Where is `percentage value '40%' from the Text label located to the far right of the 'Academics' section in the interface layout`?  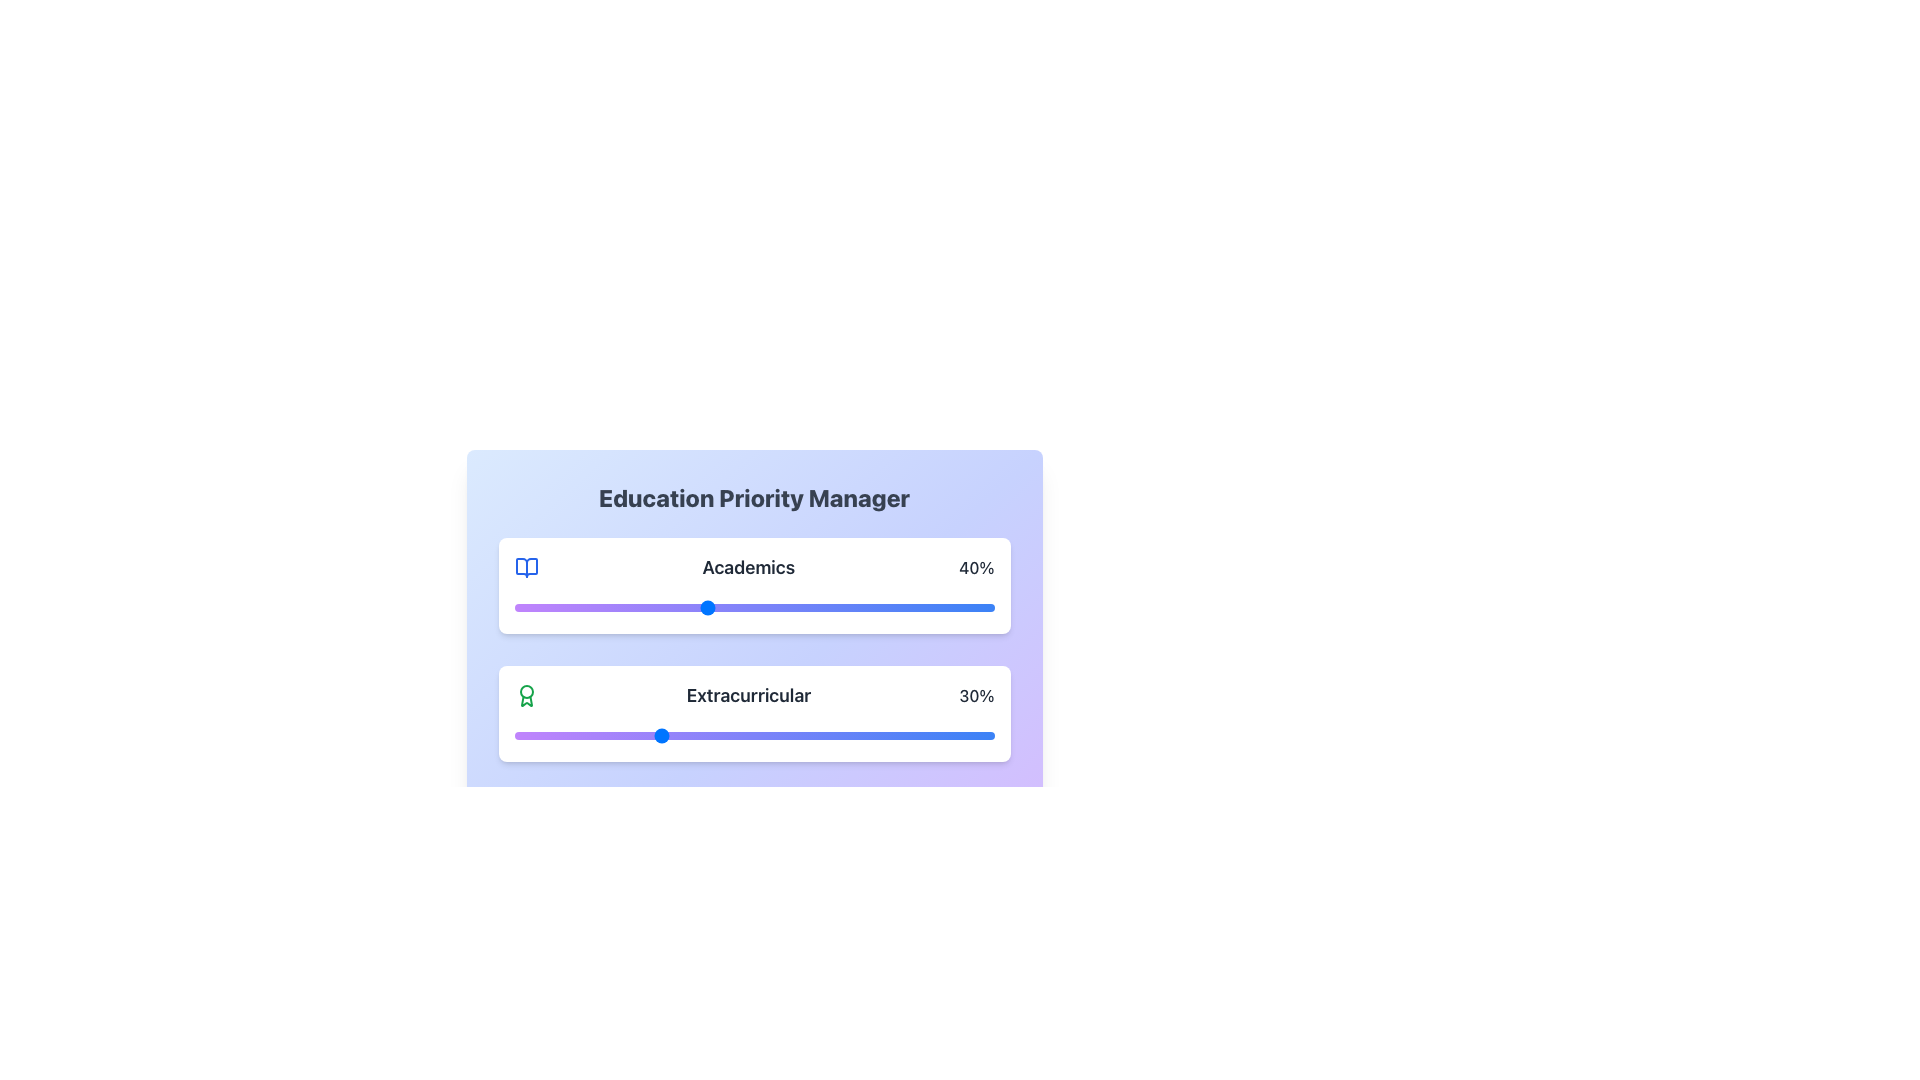
percentage value '40%' from the Text label located to the far right of the 'Academics' section in the interface layout is located at coordinates (976, 567).